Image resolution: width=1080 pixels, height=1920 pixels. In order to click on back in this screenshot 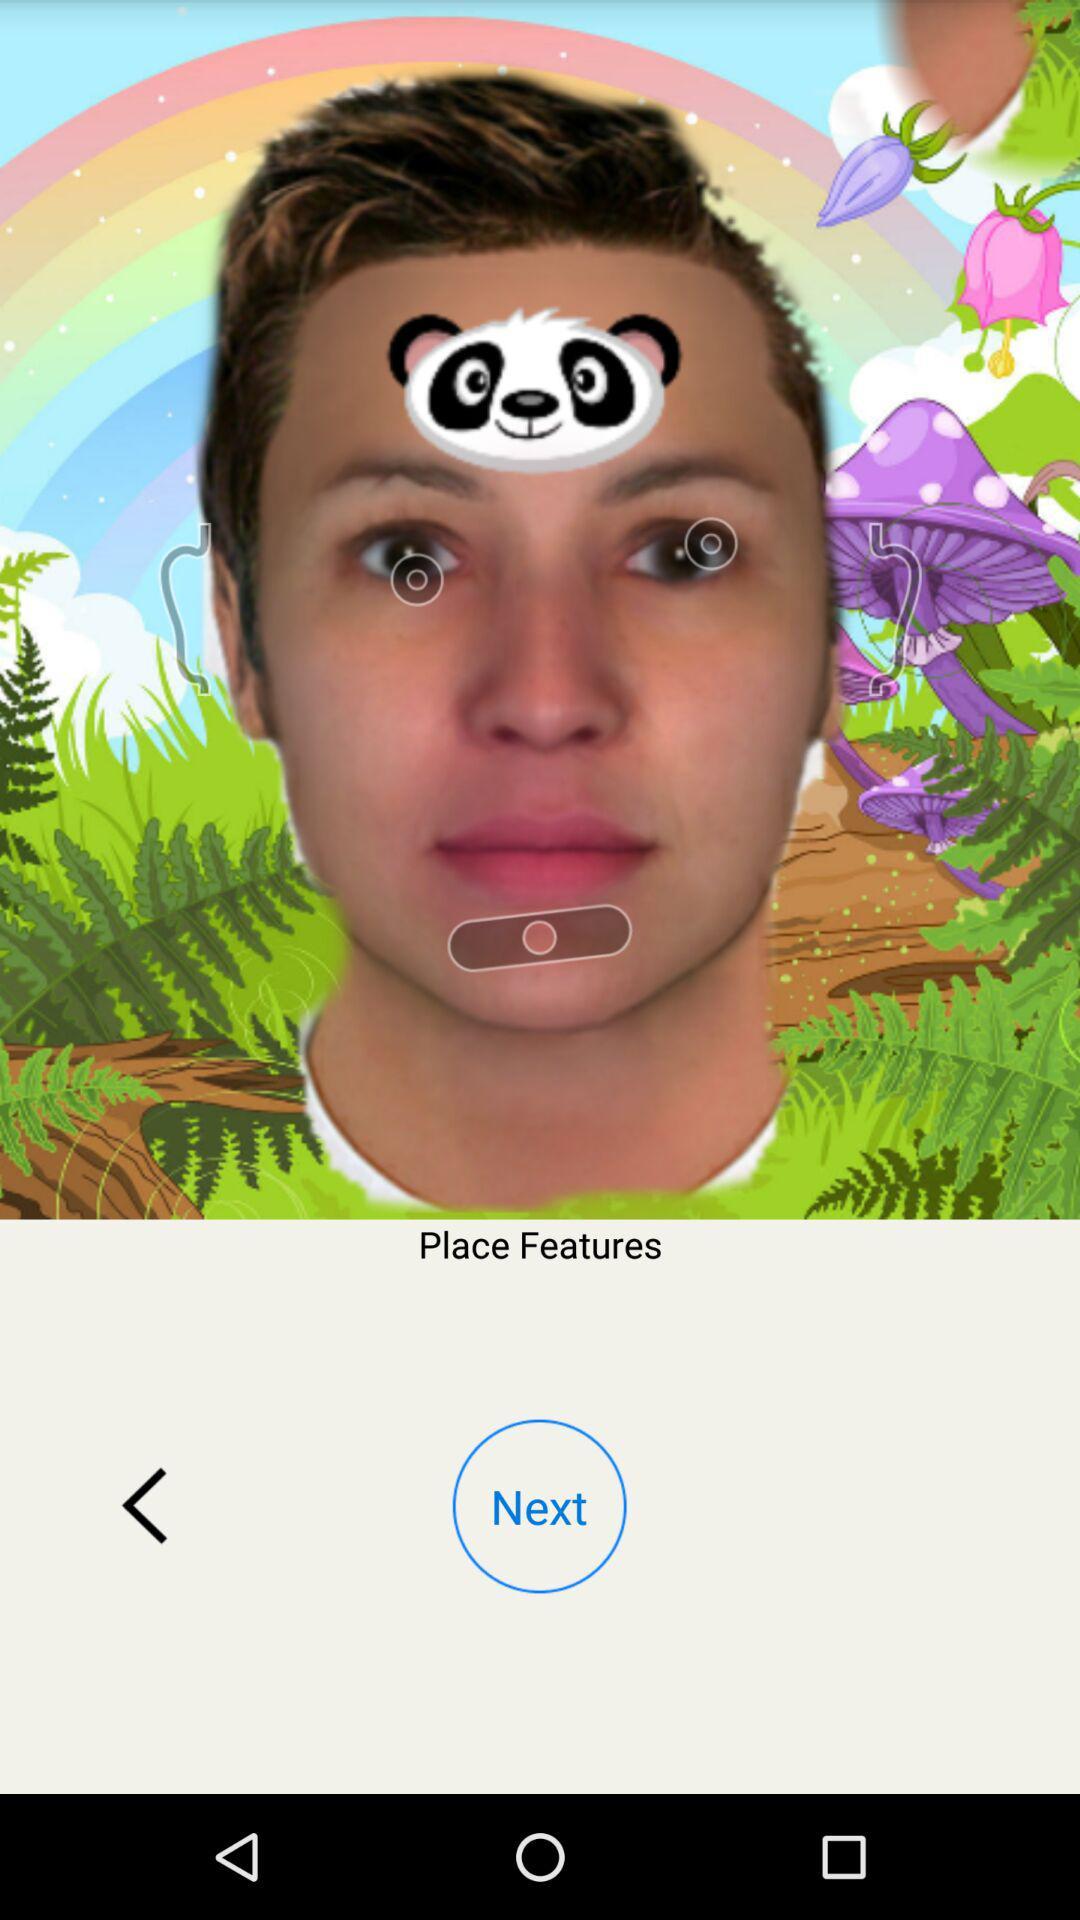, I will do `click(144, 1506)`.